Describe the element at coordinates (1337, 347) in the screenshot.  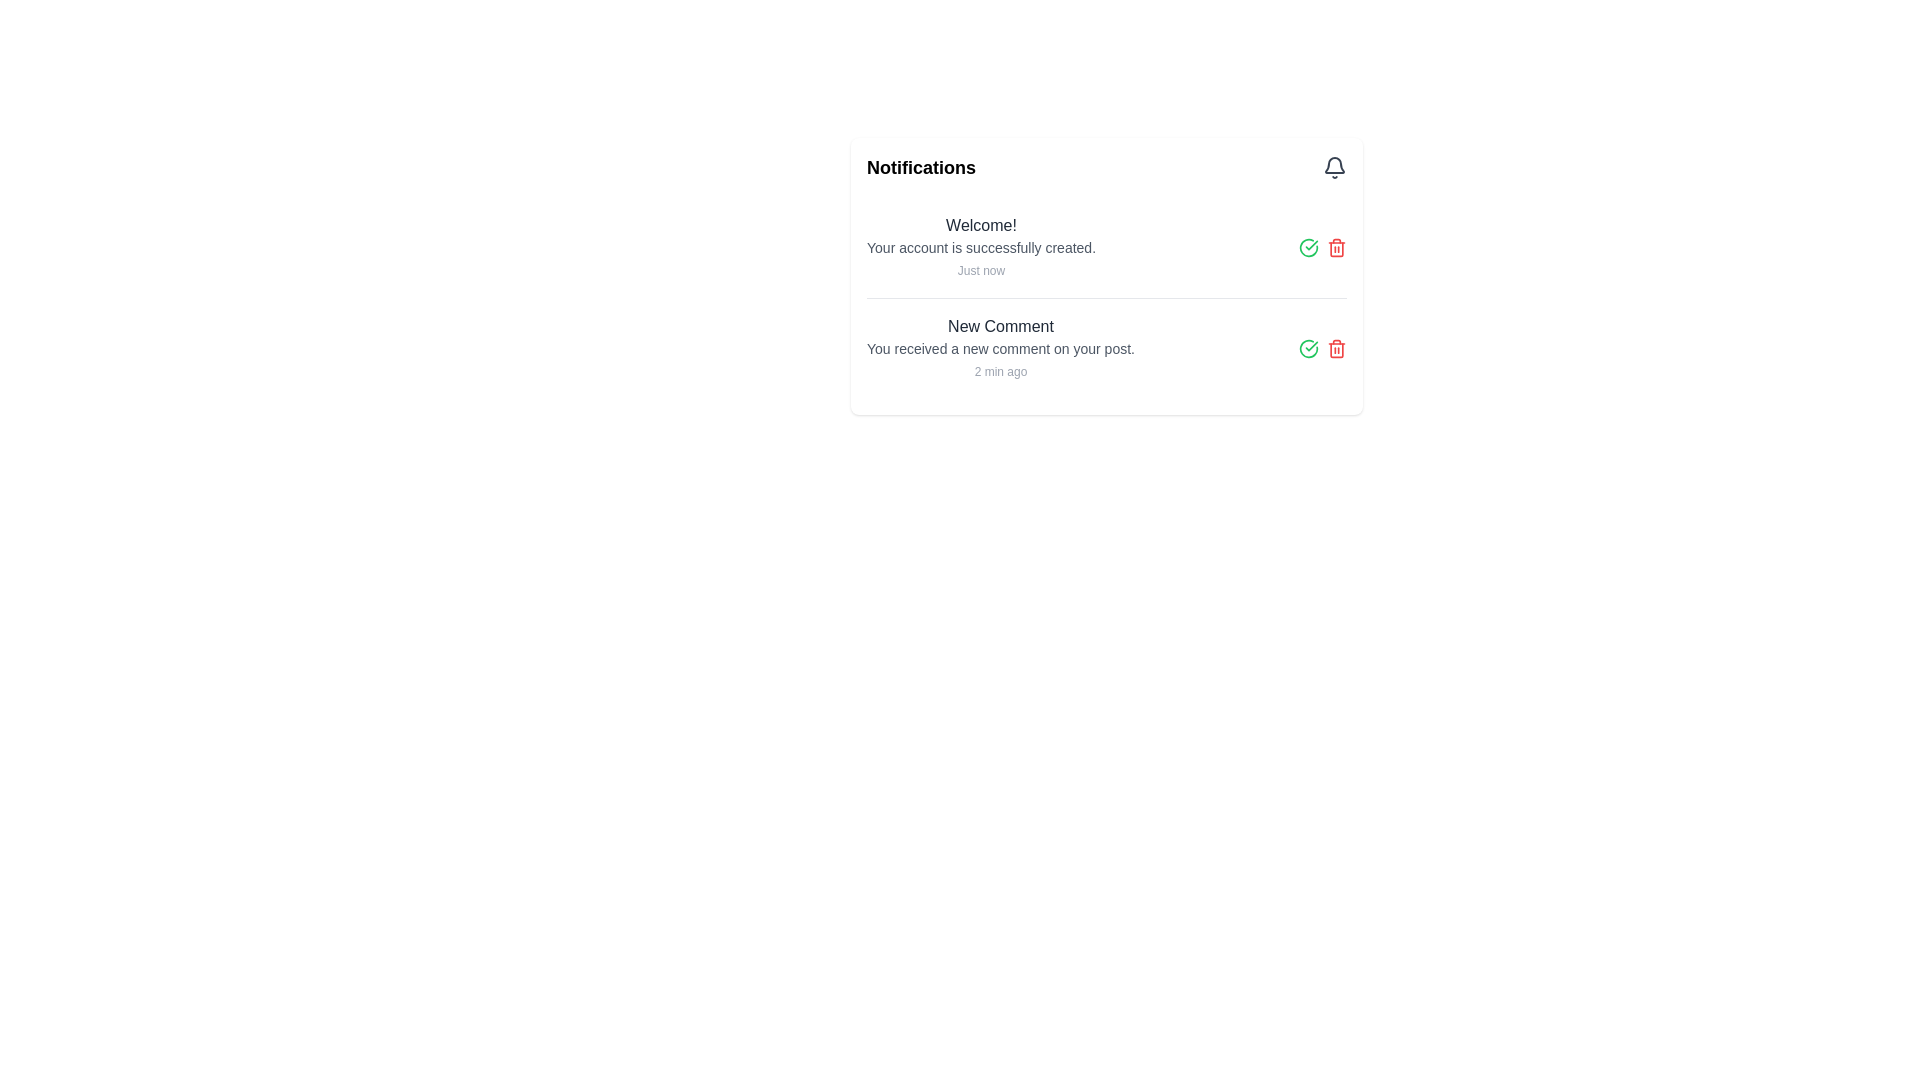
I see `the red trash bin icon, the second icon on the right side of the second notification item in a two-item notification list` at that location.